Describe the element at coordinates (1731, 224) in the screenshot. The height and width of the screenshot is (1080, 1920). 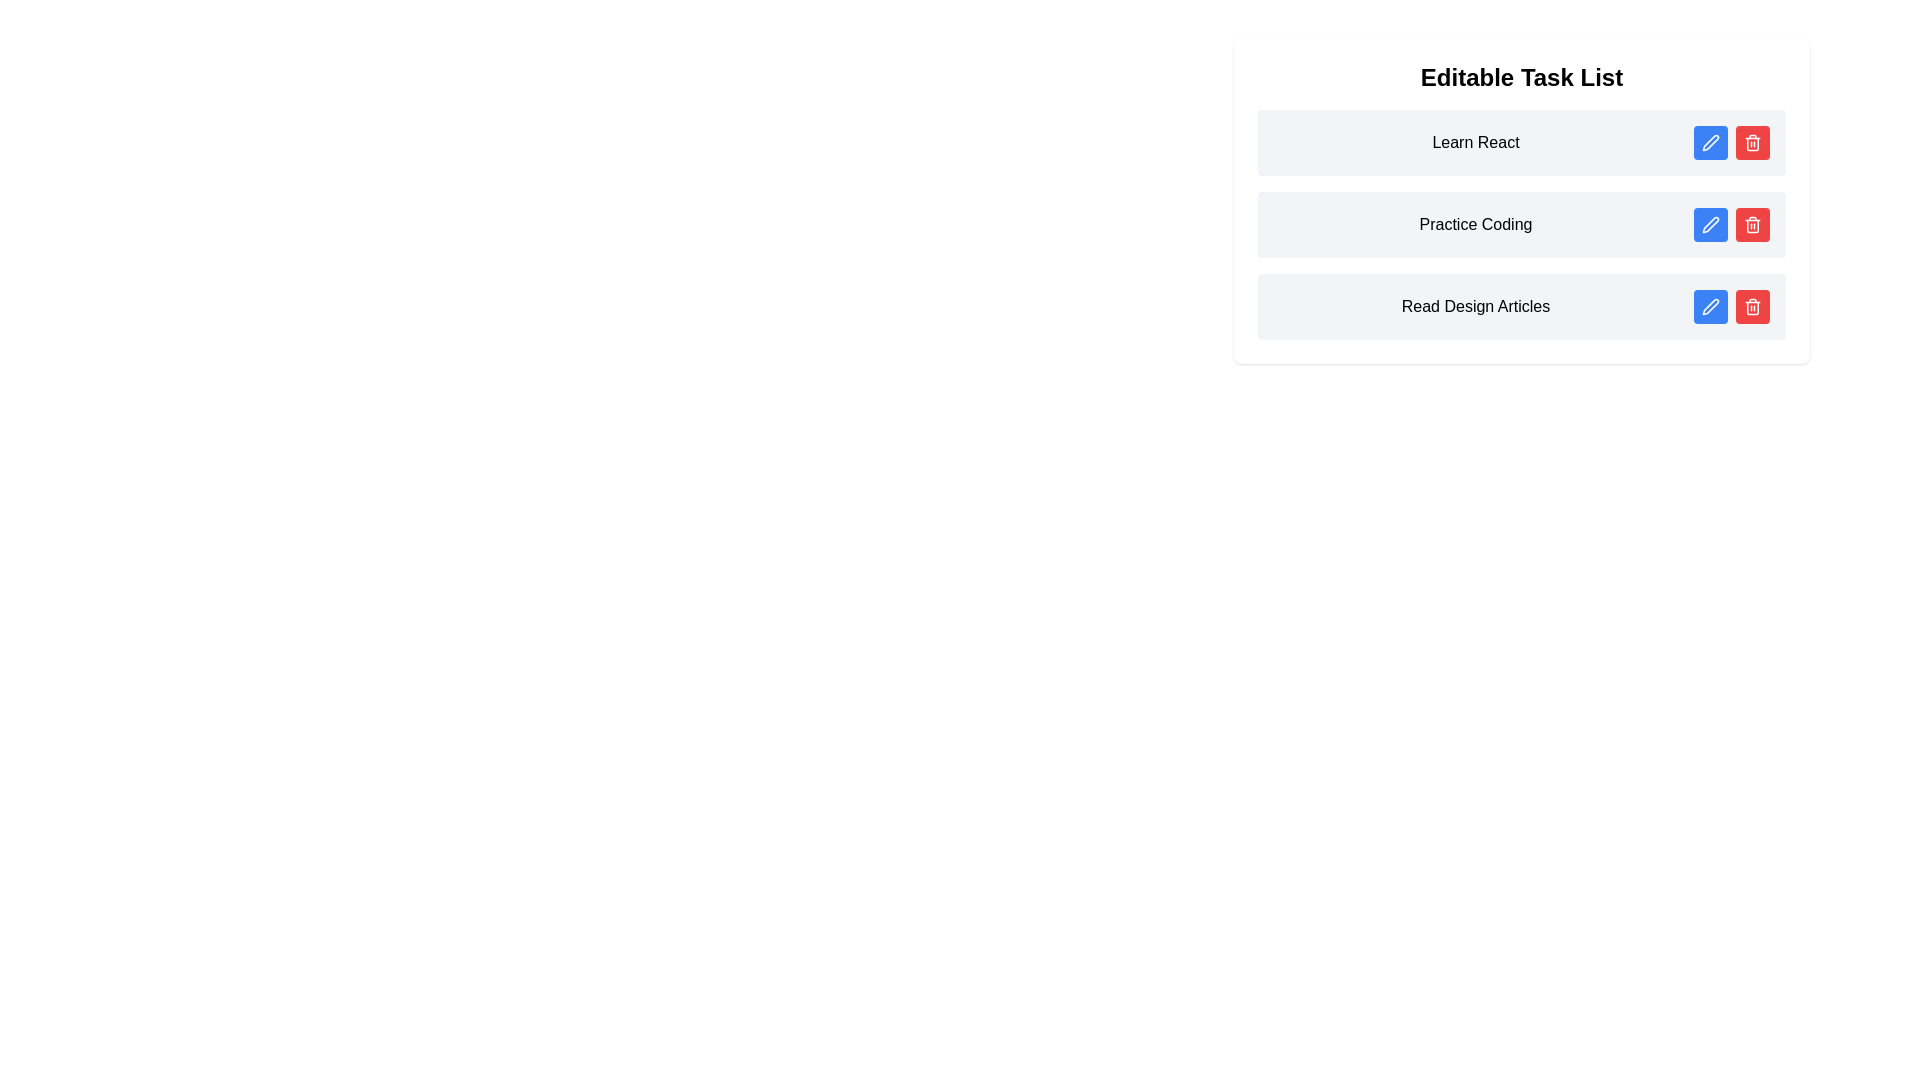
I see `the interactive buttons for the task 'Practice Coding', which include an edit button (blue) and a delete button (red)` at that location.